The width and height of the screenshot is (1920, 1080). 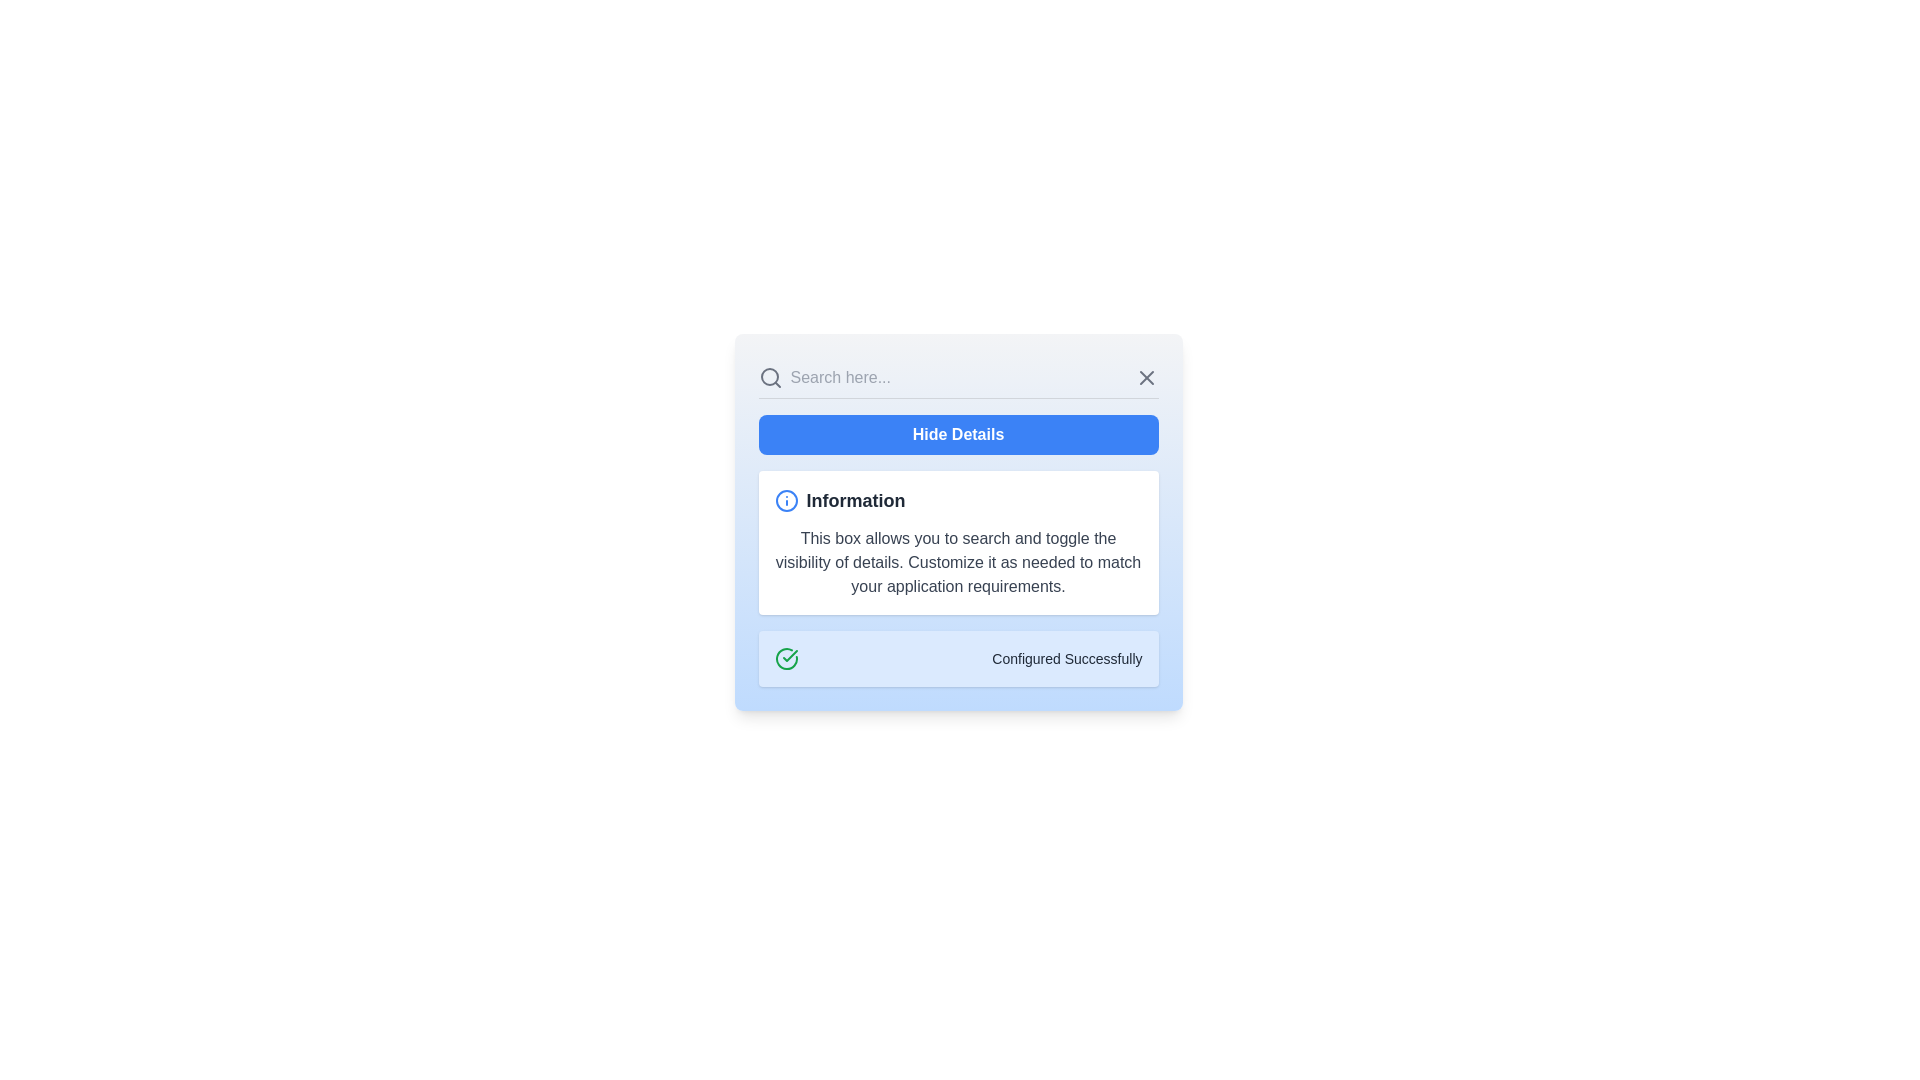 I want to click on the blue button labeled 'Hide Details' with rounded corners to hide the details displayed in the card interface, so click(x=957, y=434).